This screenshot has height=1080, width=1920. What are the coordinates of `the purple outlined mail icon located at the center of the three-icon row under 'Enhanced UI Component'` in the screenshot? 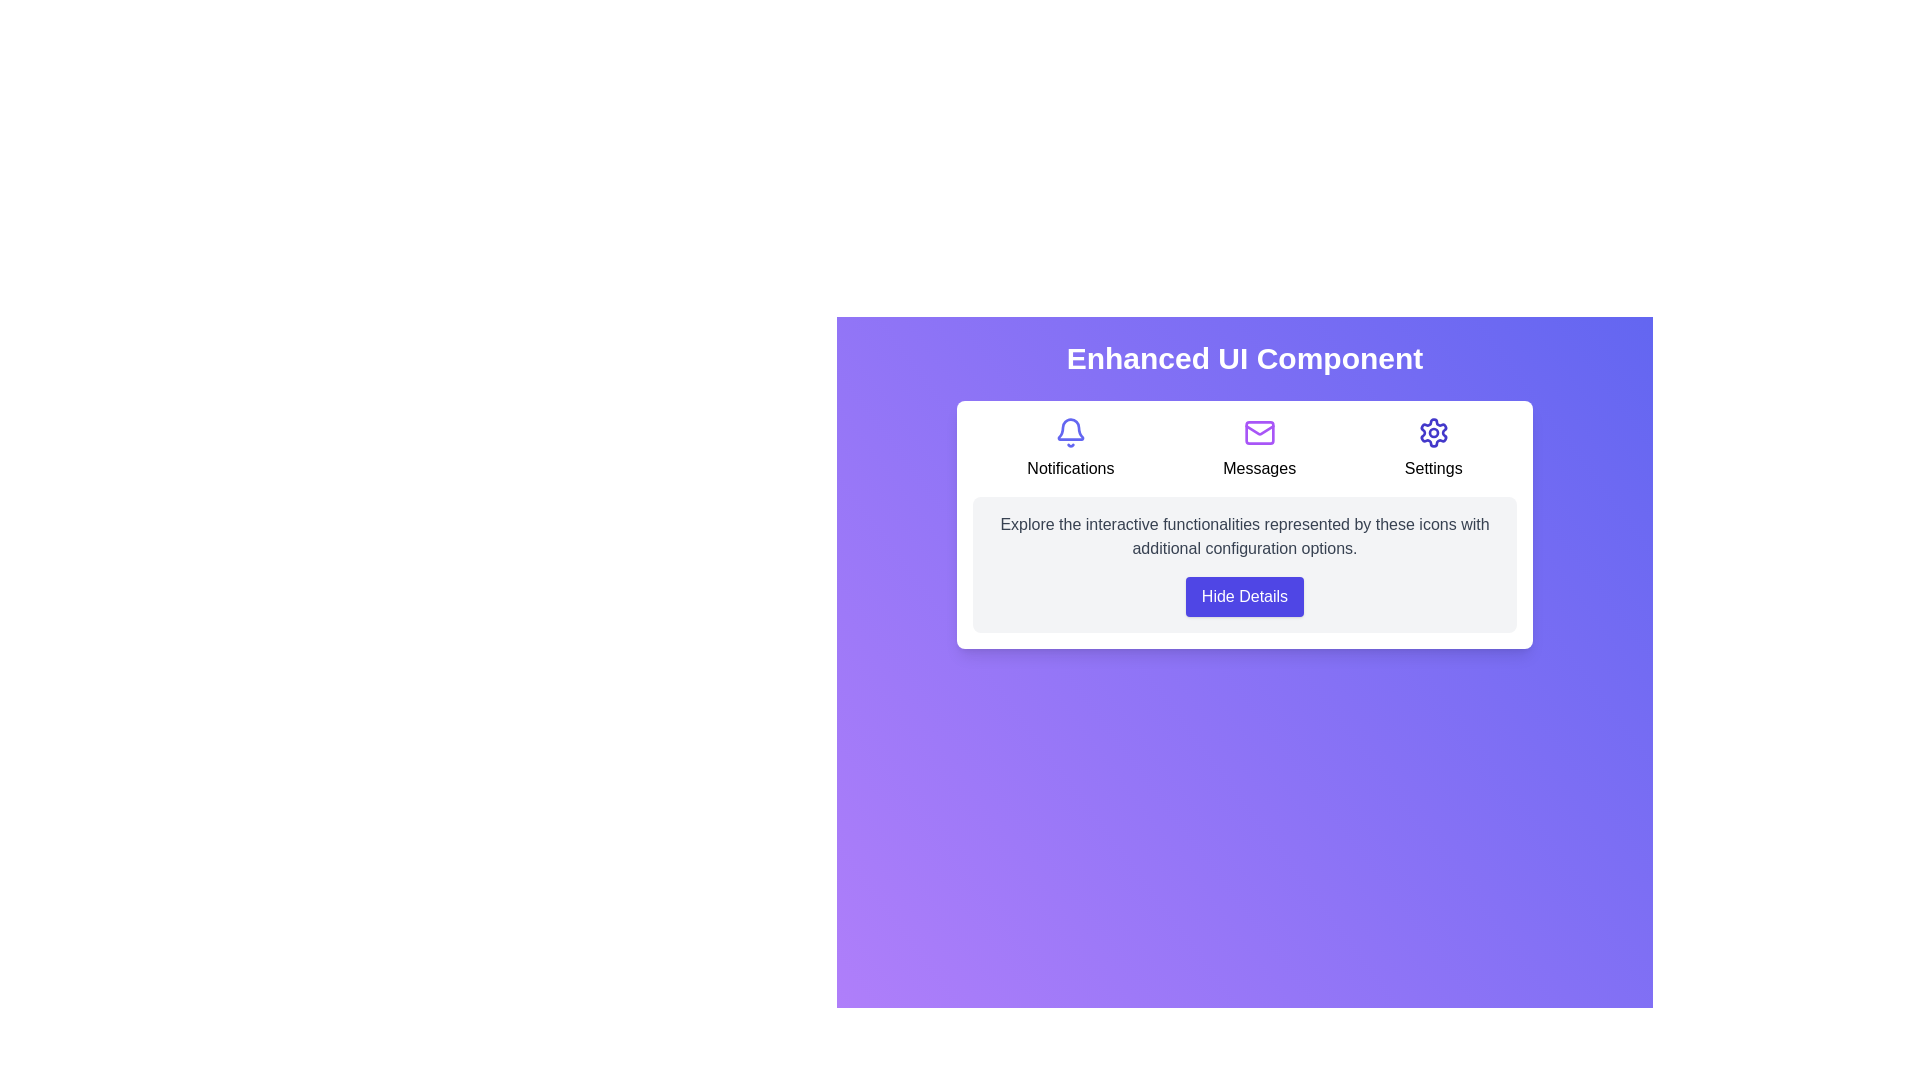 It's located at (1258, 431).